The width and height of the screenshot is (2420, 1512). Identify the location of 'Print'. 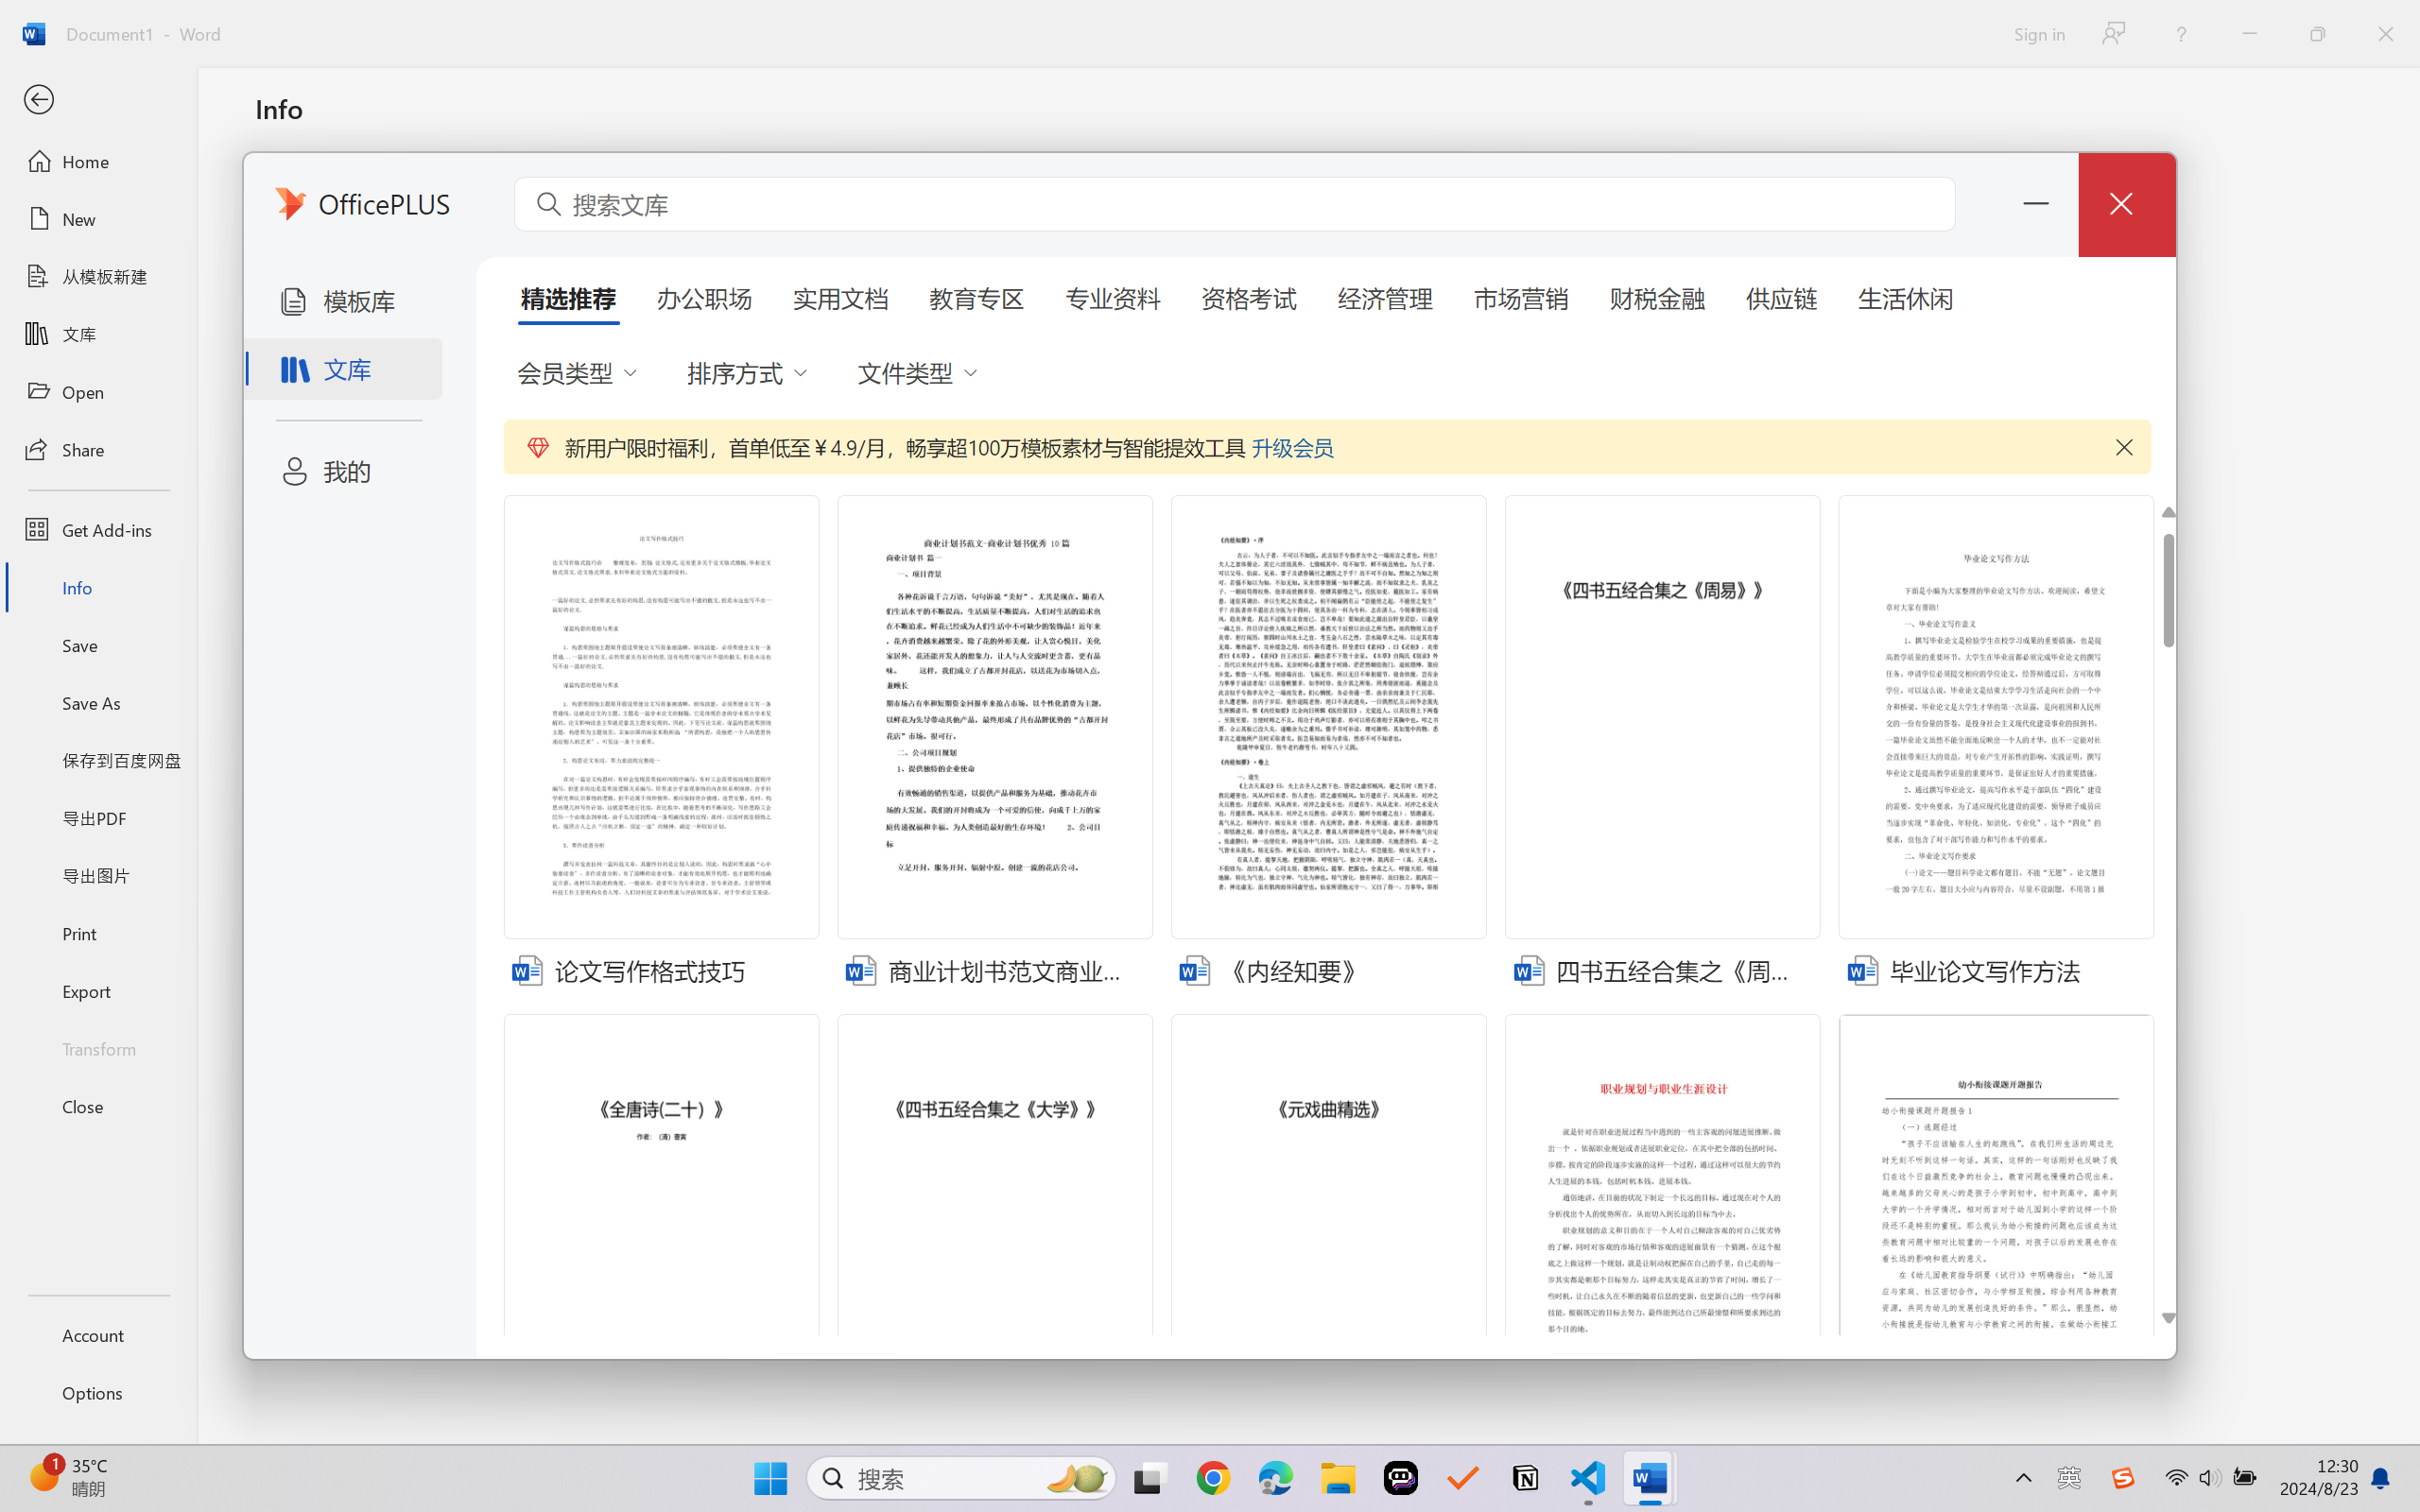
(97, 933).